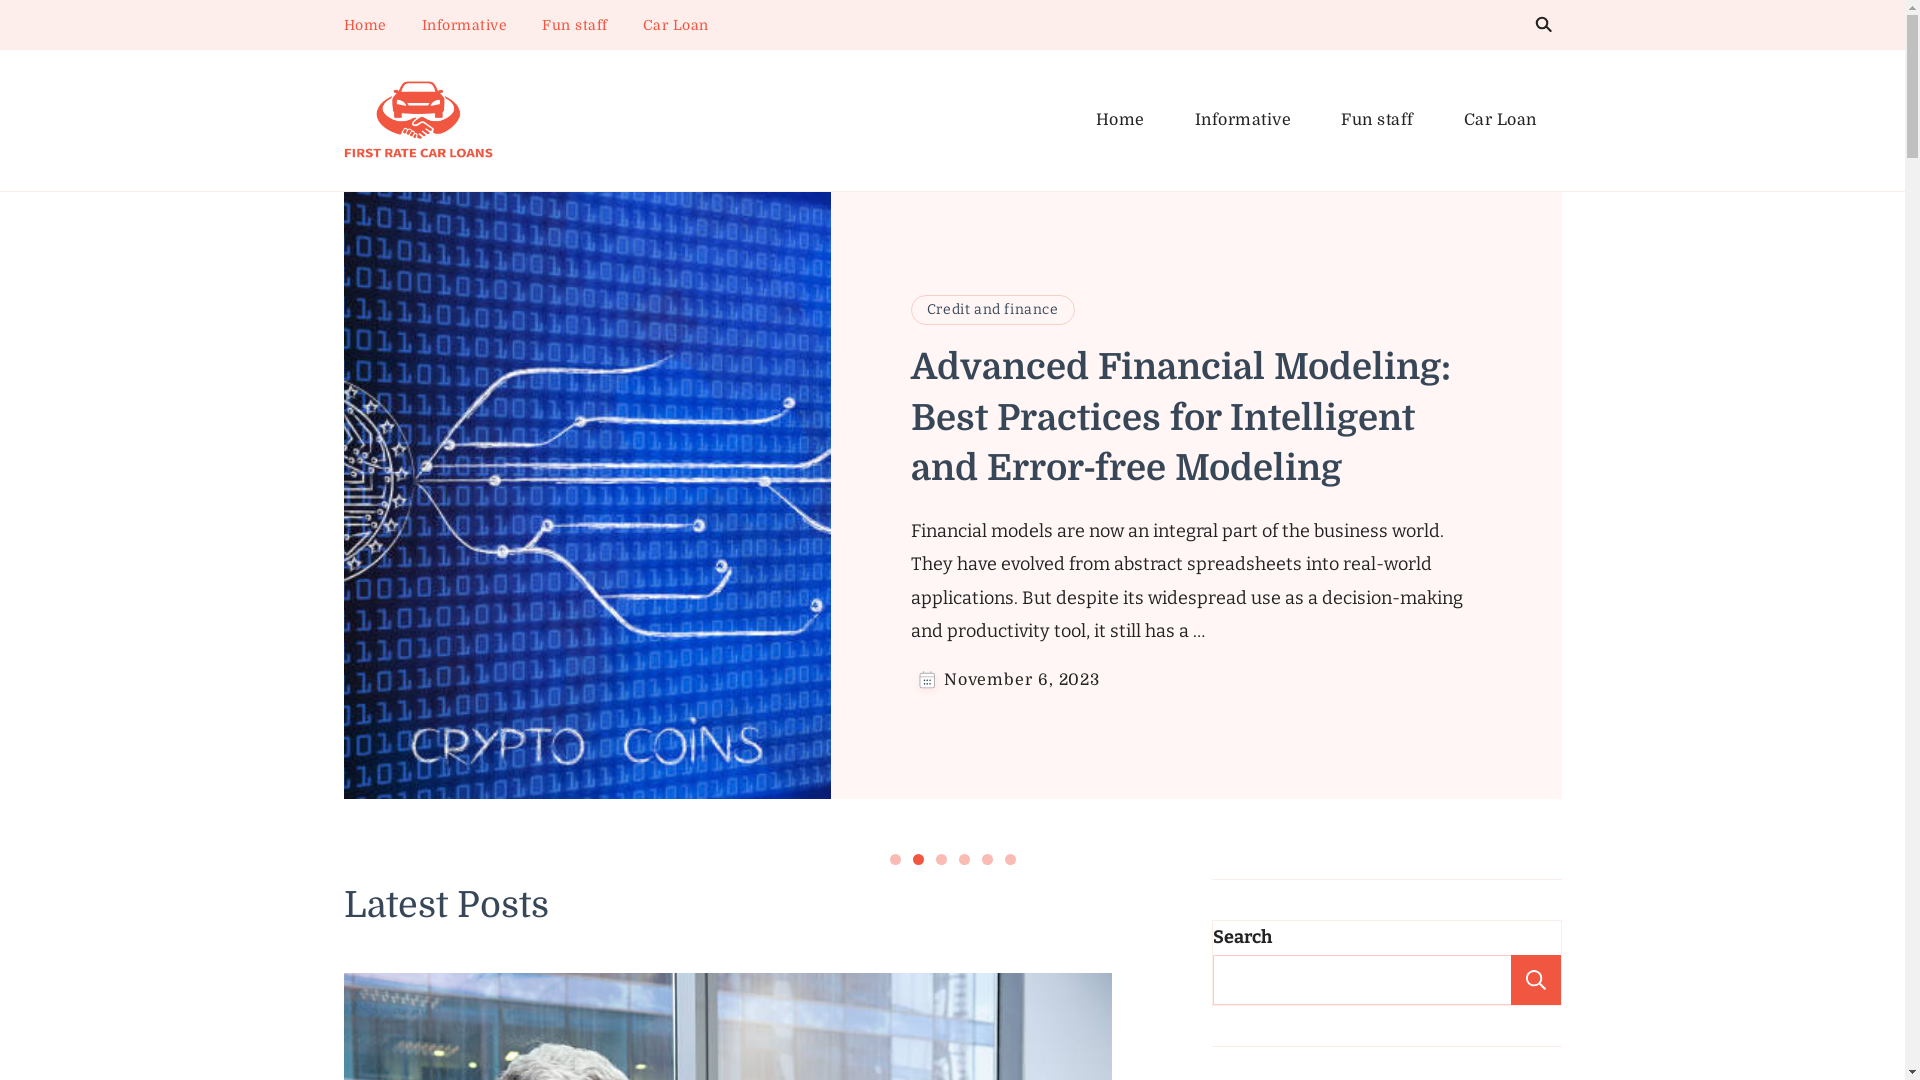 The height and width of the screenshot is (1080, 1920). I want to click on 'Car Loan', so click(675, 24).